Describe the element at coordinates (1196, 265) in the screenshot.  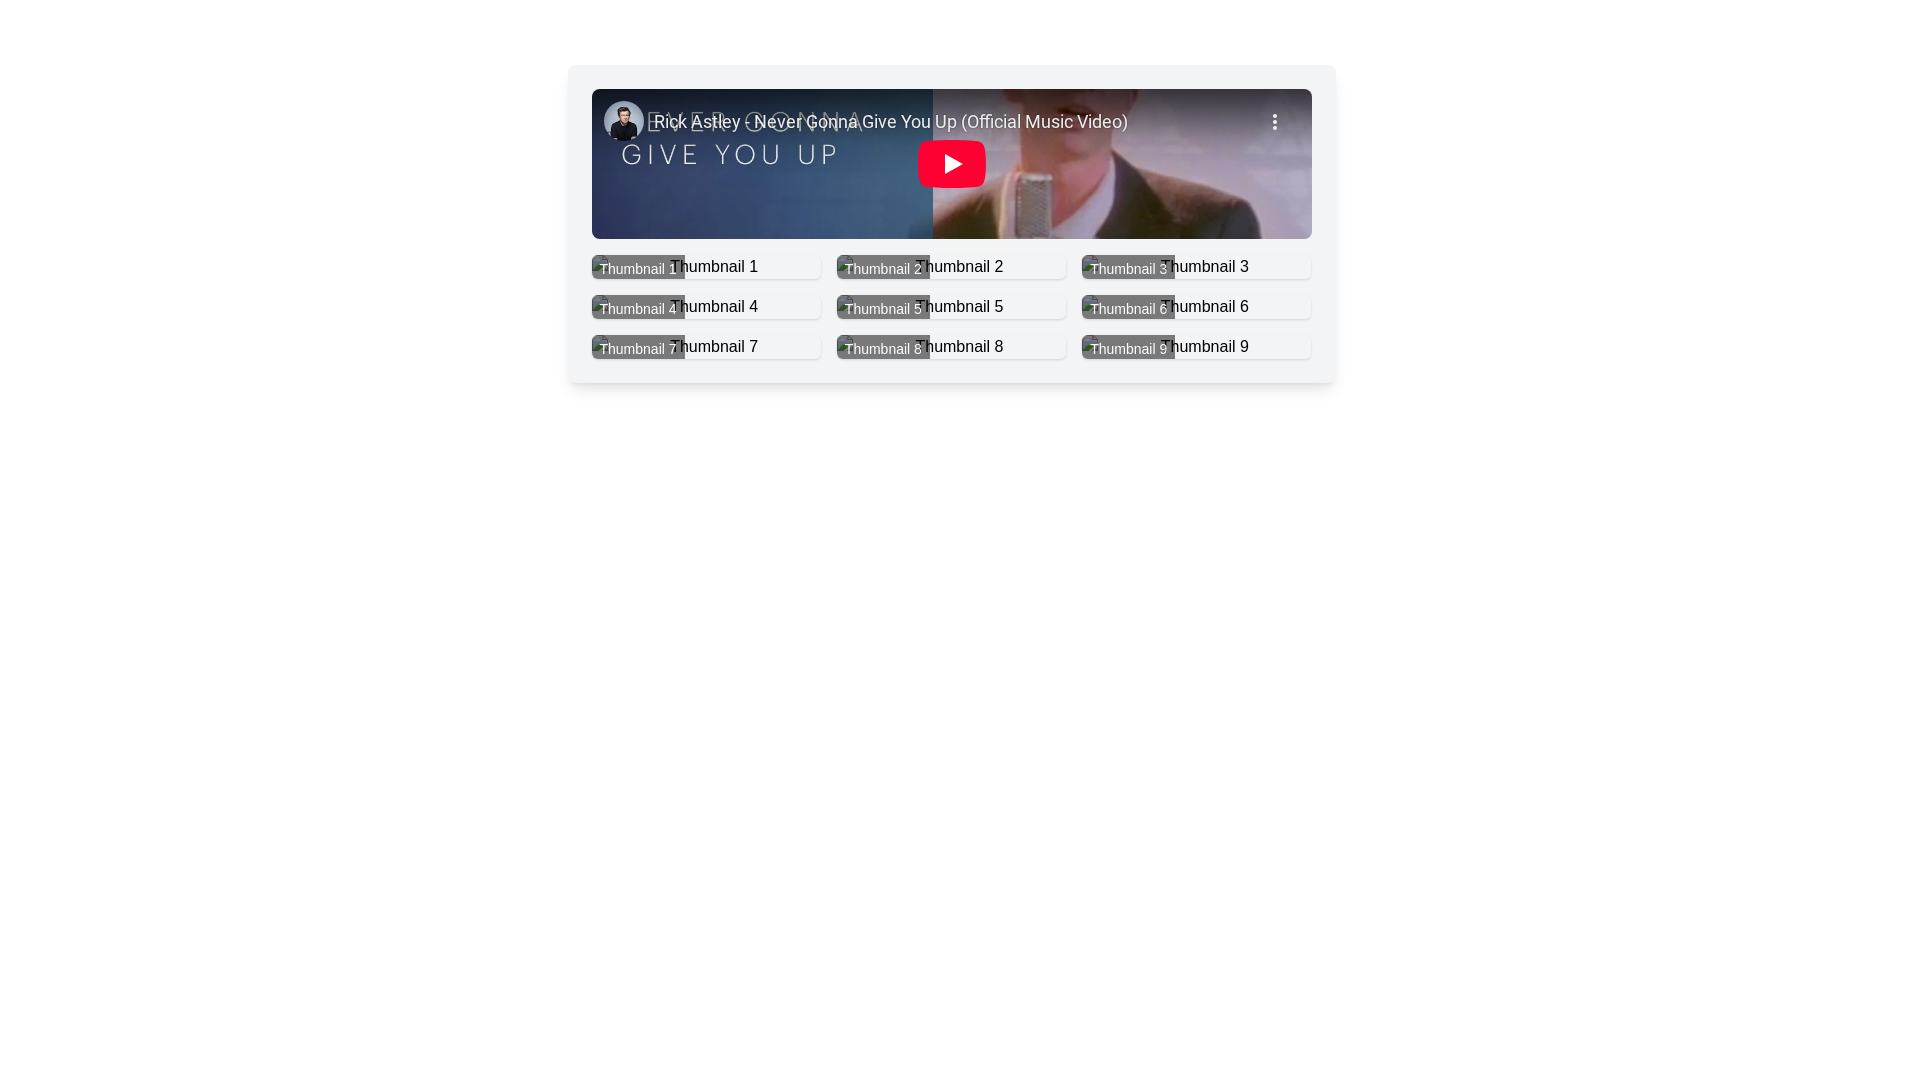
I see `the static visual component labeled 'Thumbnail 3', which is the third item in a grid structure with a rounded rectangular shape and a dark semi-transparent overlay` at that location.